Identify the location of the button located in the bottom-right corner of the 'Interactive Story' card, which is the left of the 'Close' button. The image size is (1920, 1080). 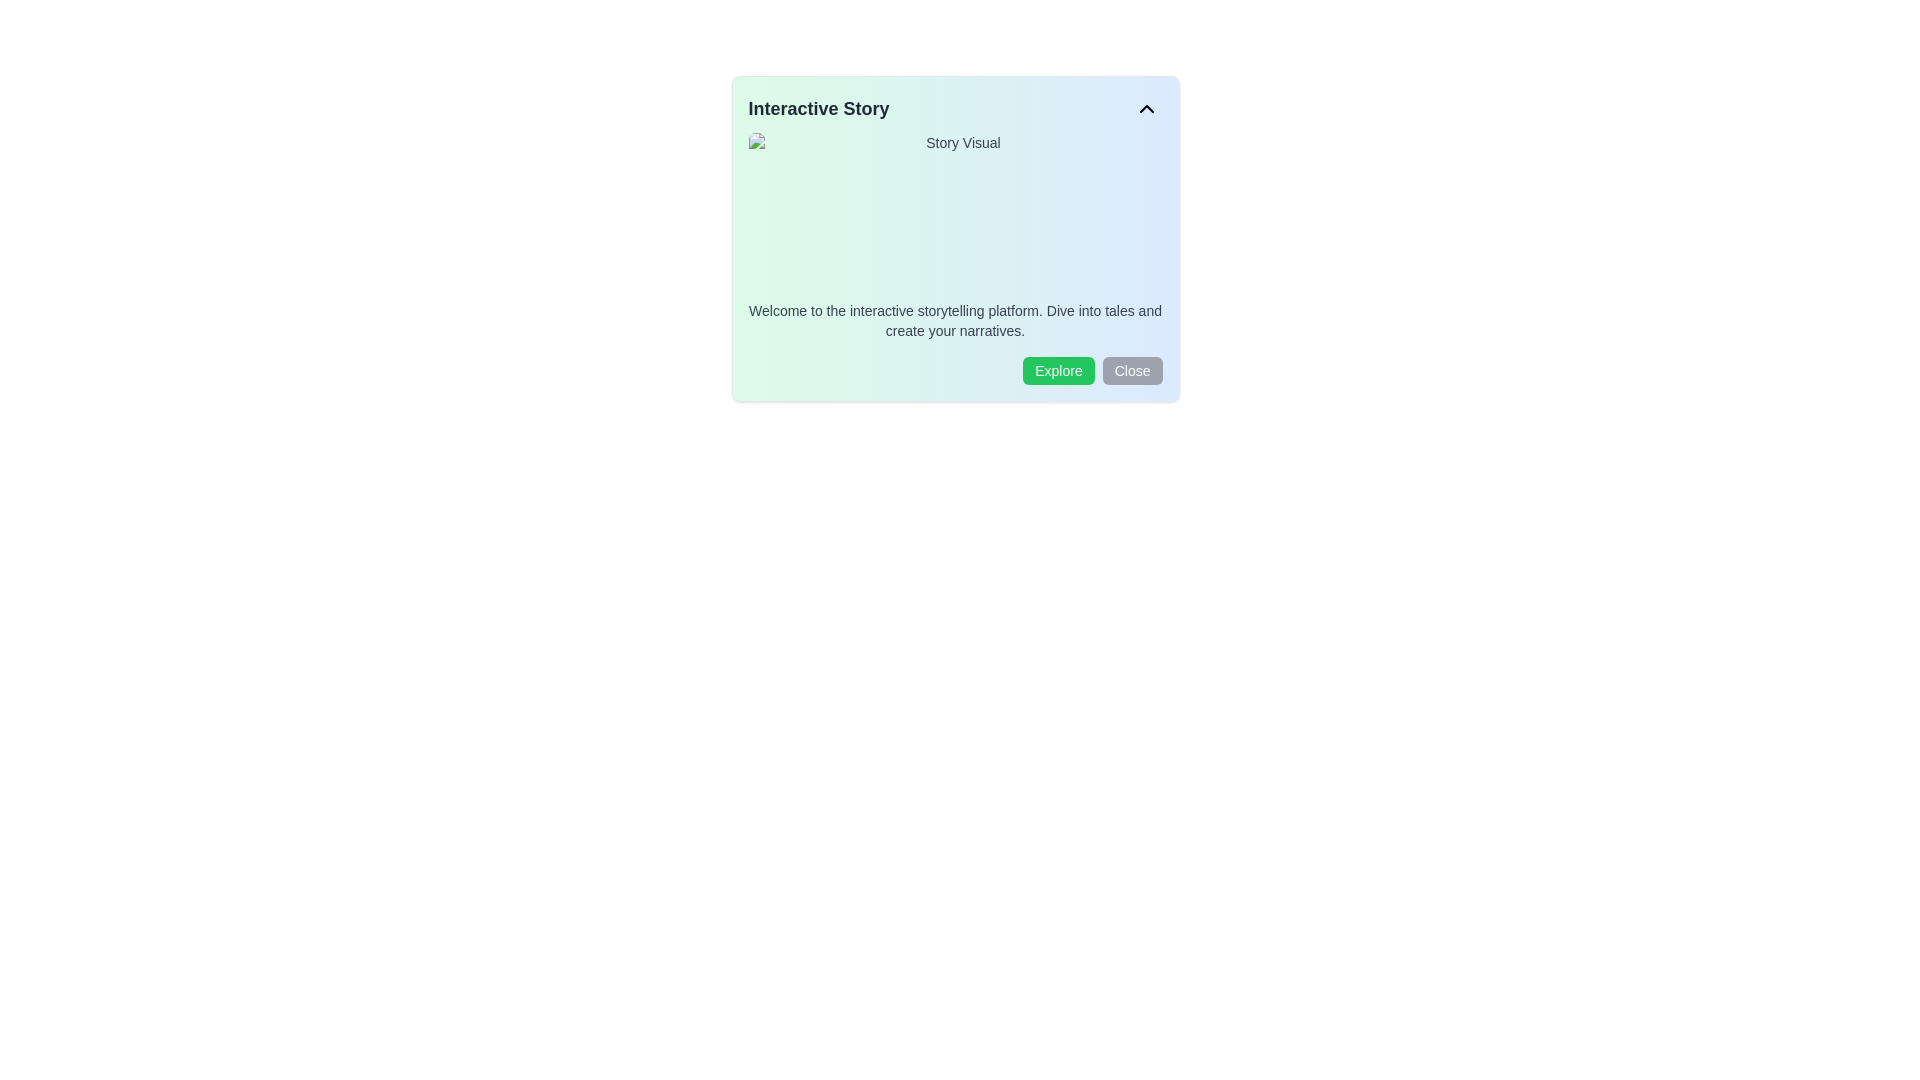
(1057, 370).